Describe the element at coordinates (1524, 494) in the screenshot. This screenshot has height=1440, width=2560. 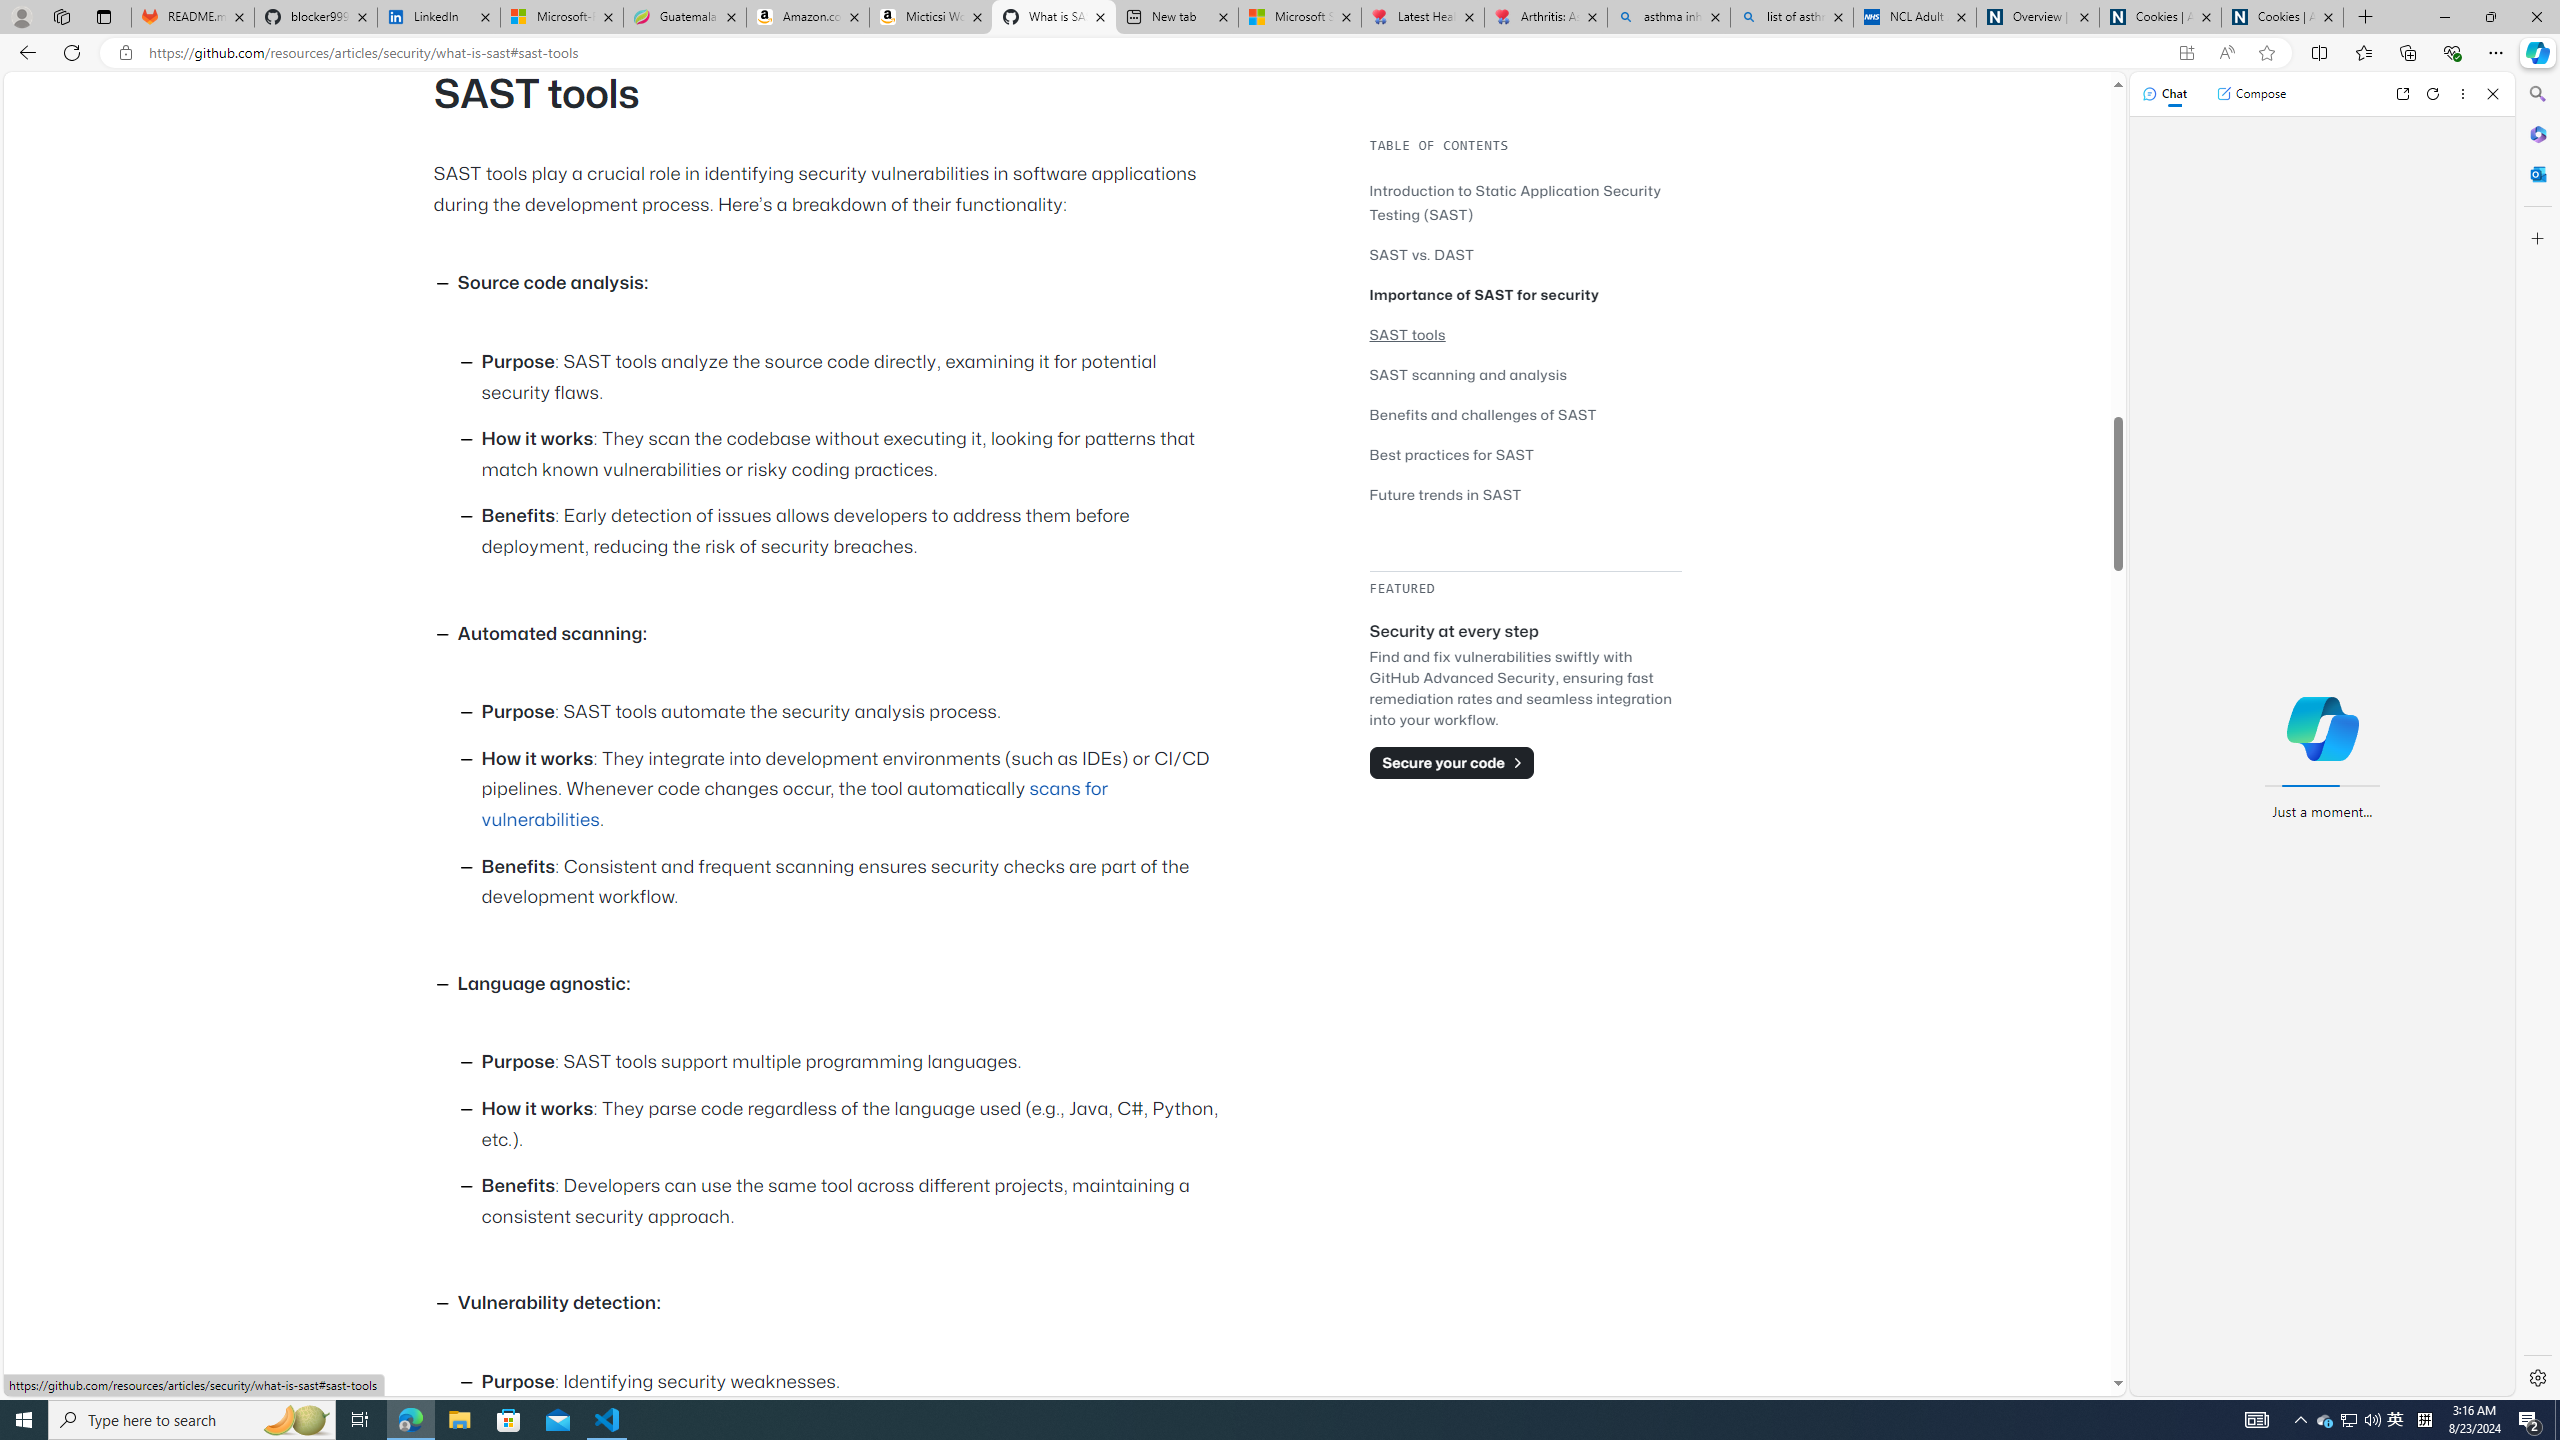
I see `'Future trends in SAST'` at that location.